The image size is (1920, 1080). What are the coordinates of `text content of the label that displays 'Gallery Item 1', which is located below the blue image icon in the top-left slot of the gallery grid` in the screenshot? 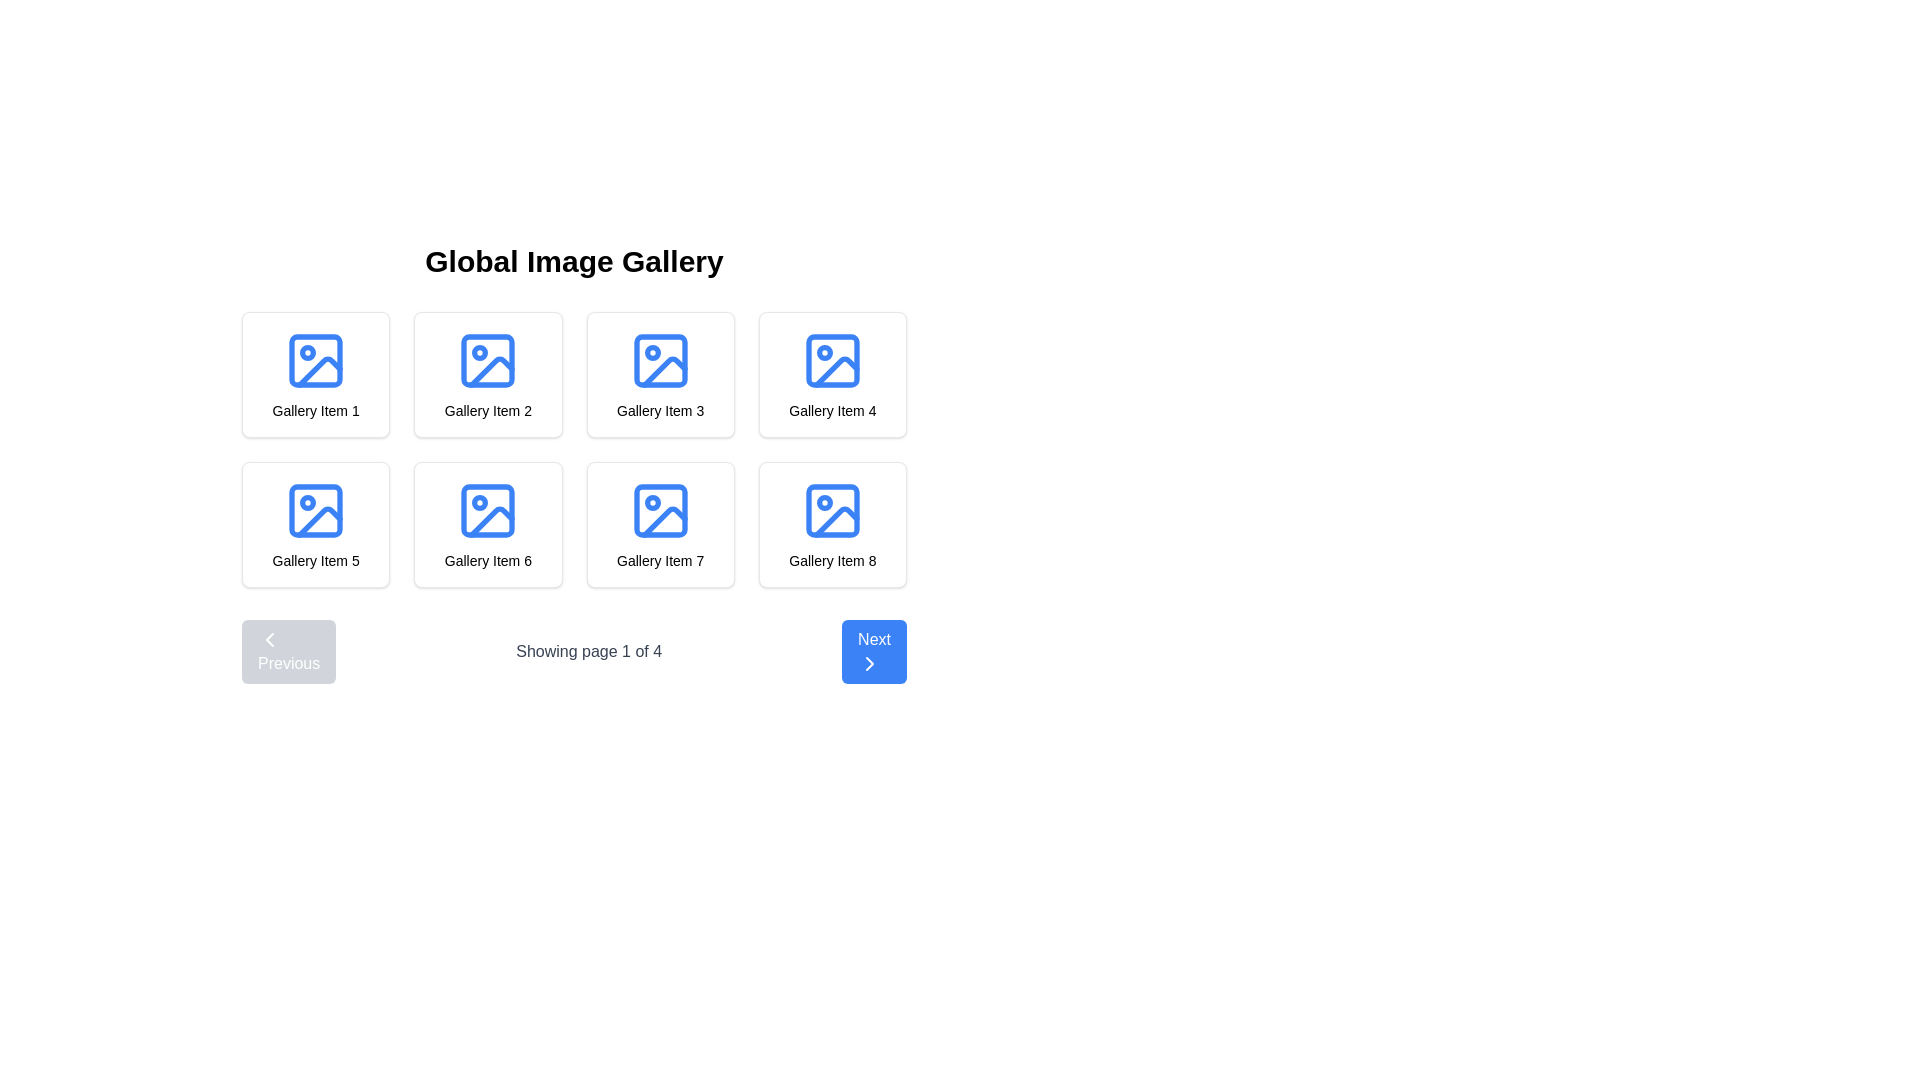 It's located at (315, 410).